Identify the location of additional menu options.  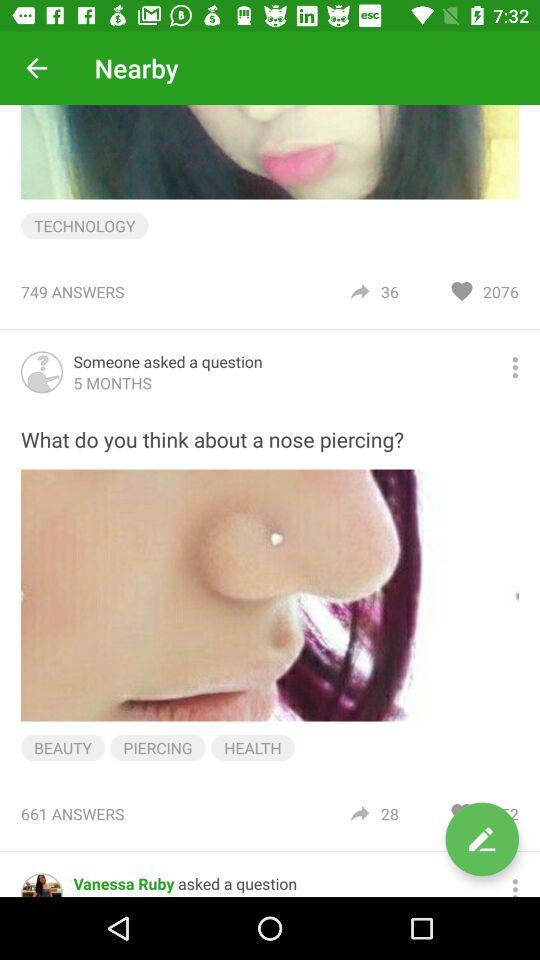
(515, 366).